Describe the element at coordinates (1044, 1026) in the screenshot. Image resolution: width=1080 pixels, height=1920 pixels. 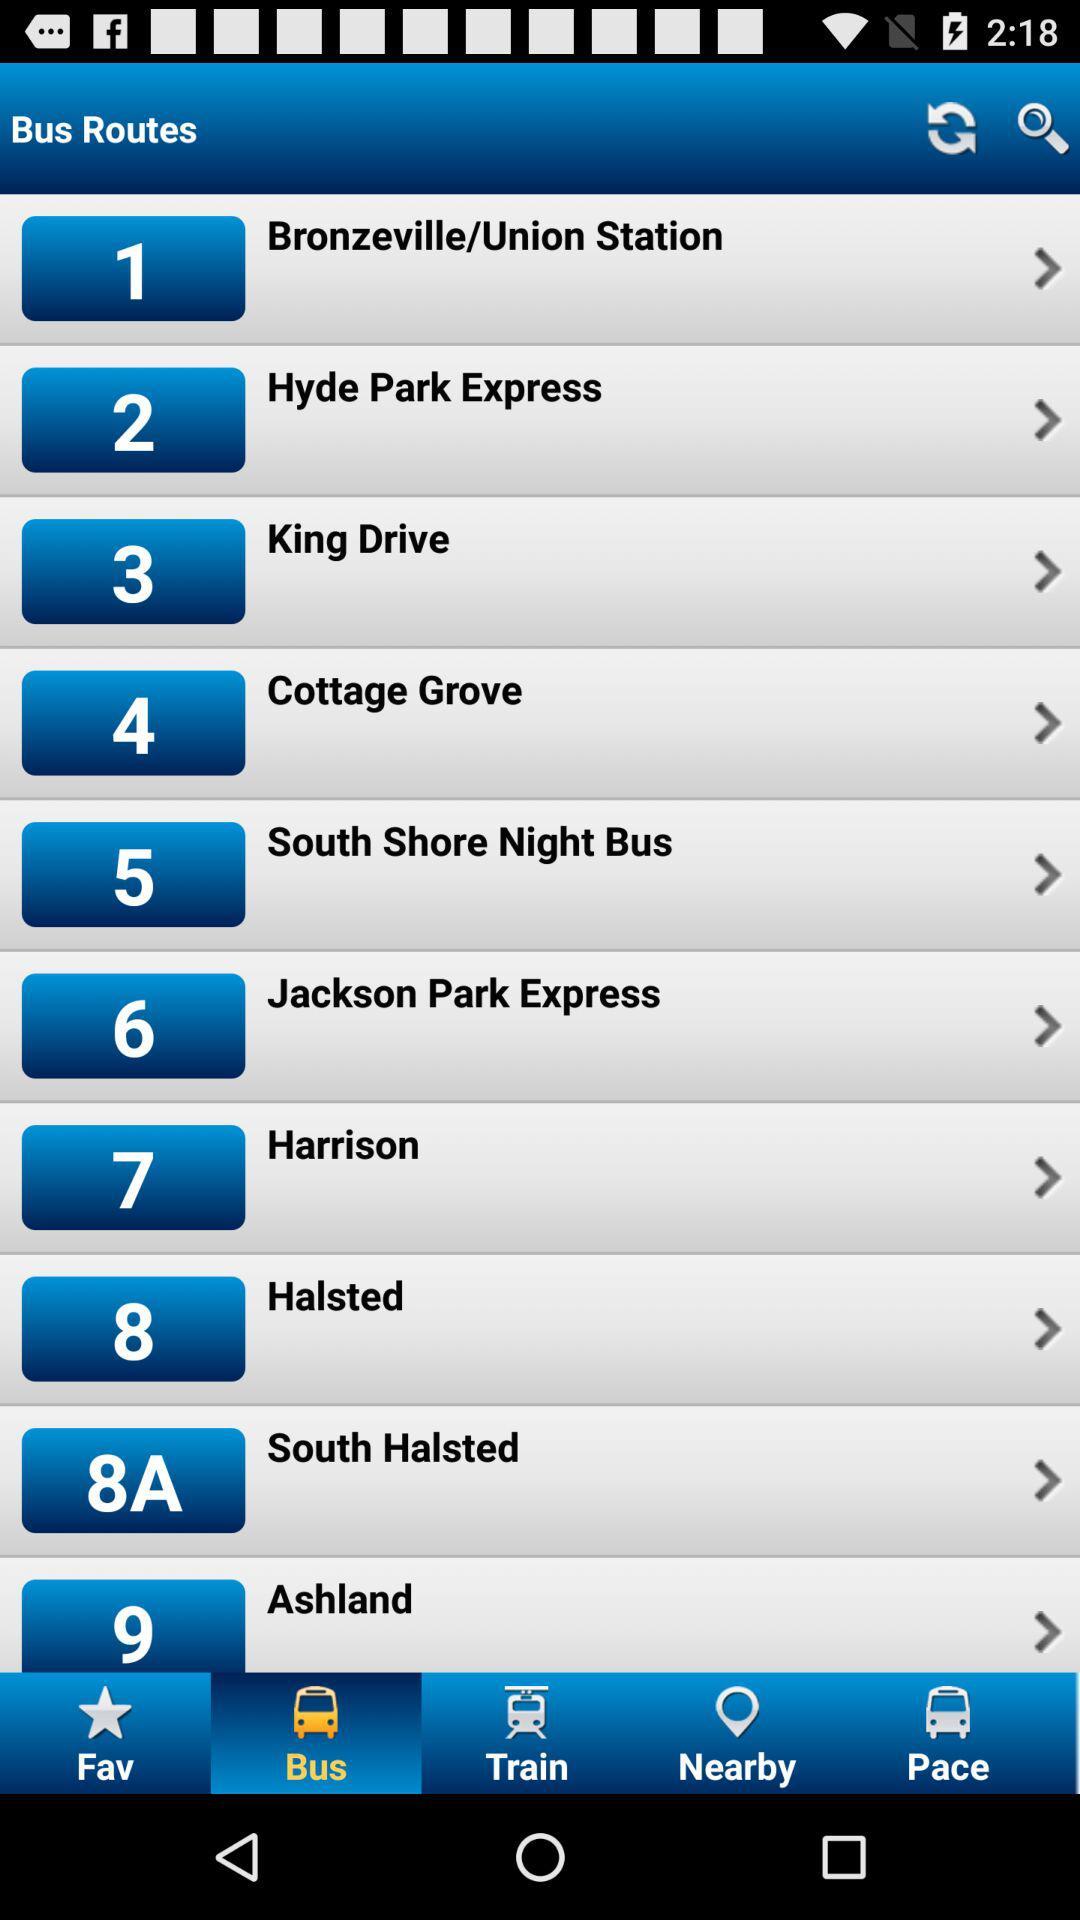
I see `the item next to jackson park express` at that location.